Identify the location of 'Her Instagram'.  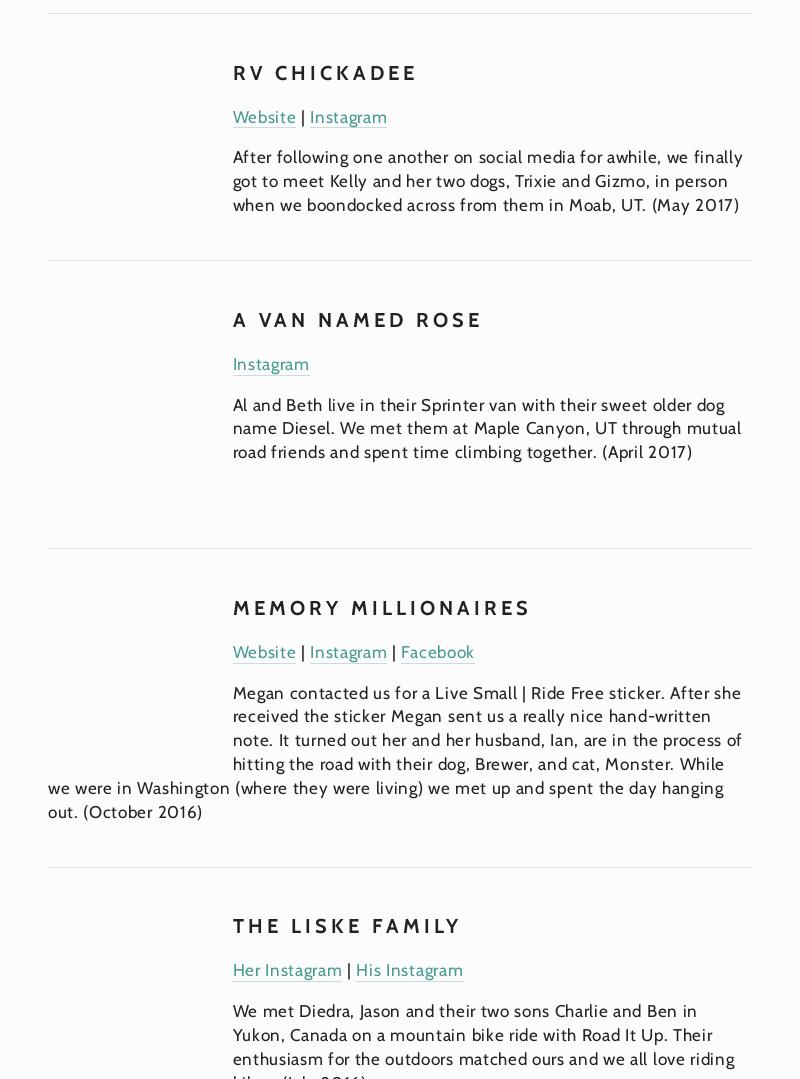
(287, 969).